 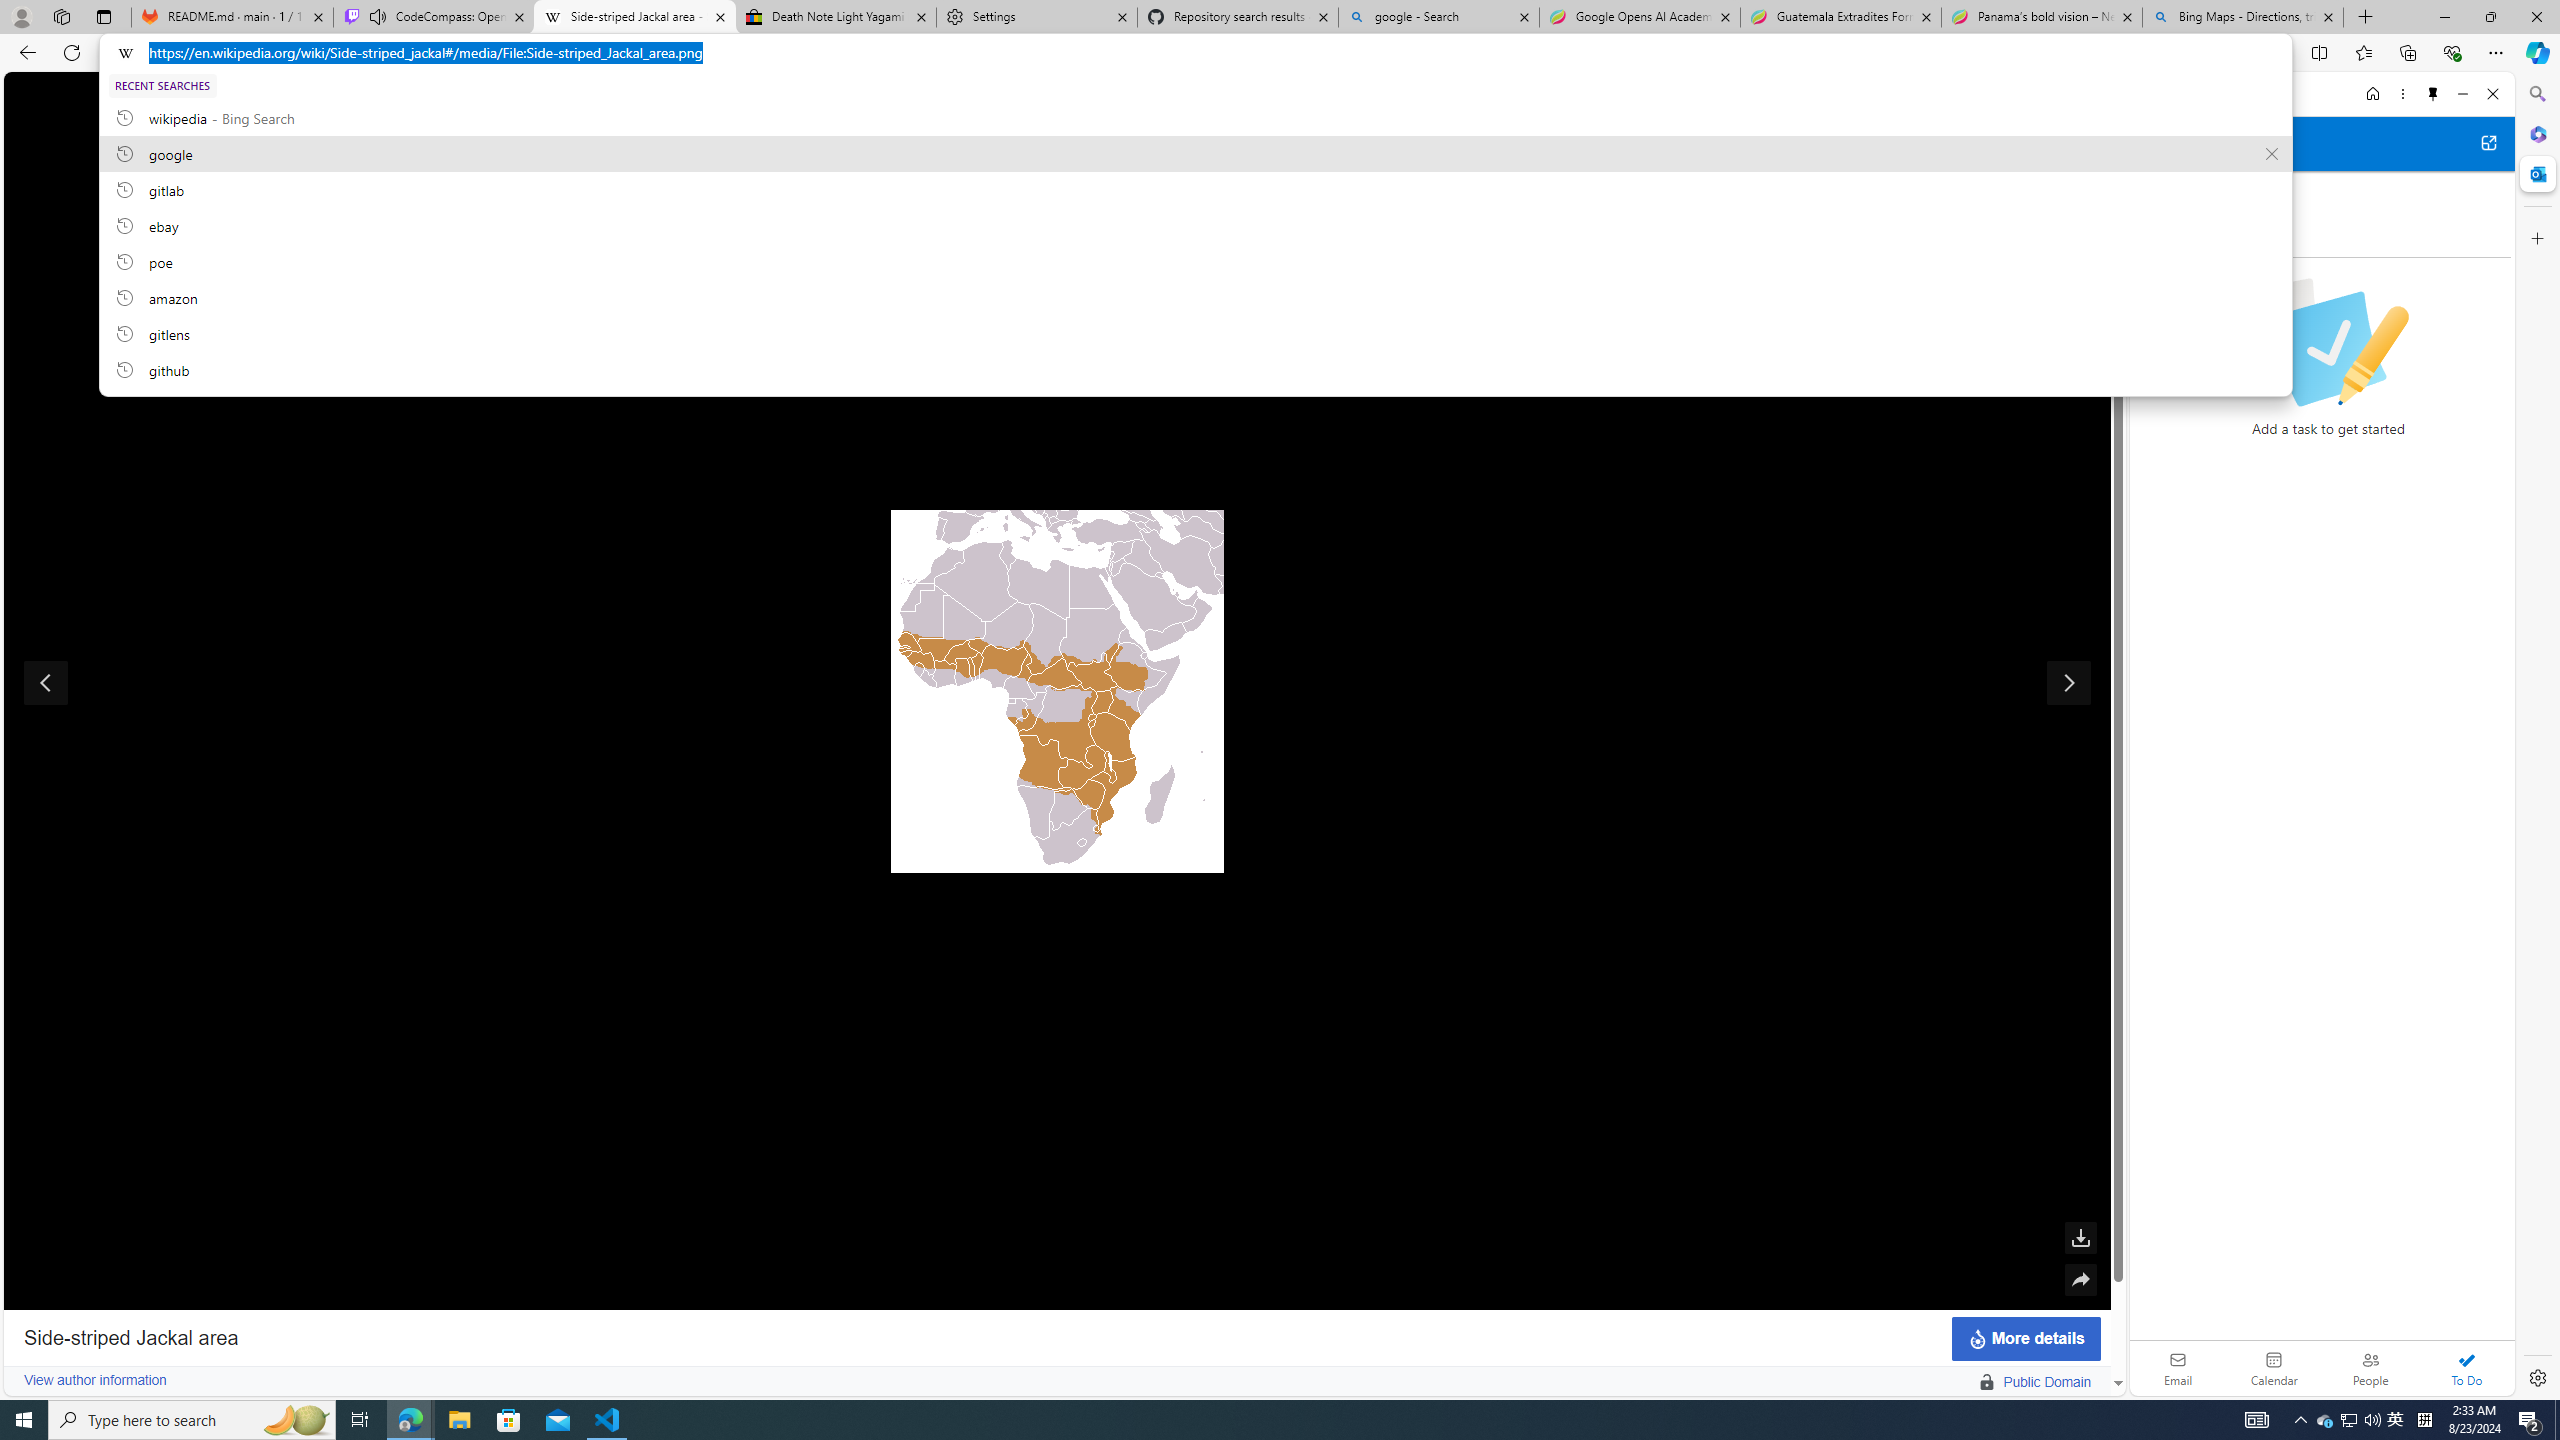 What do you see at coordinates (378, 15) in the screenshot?
I see `'Mute tab'` at bounding box center [378, 15].